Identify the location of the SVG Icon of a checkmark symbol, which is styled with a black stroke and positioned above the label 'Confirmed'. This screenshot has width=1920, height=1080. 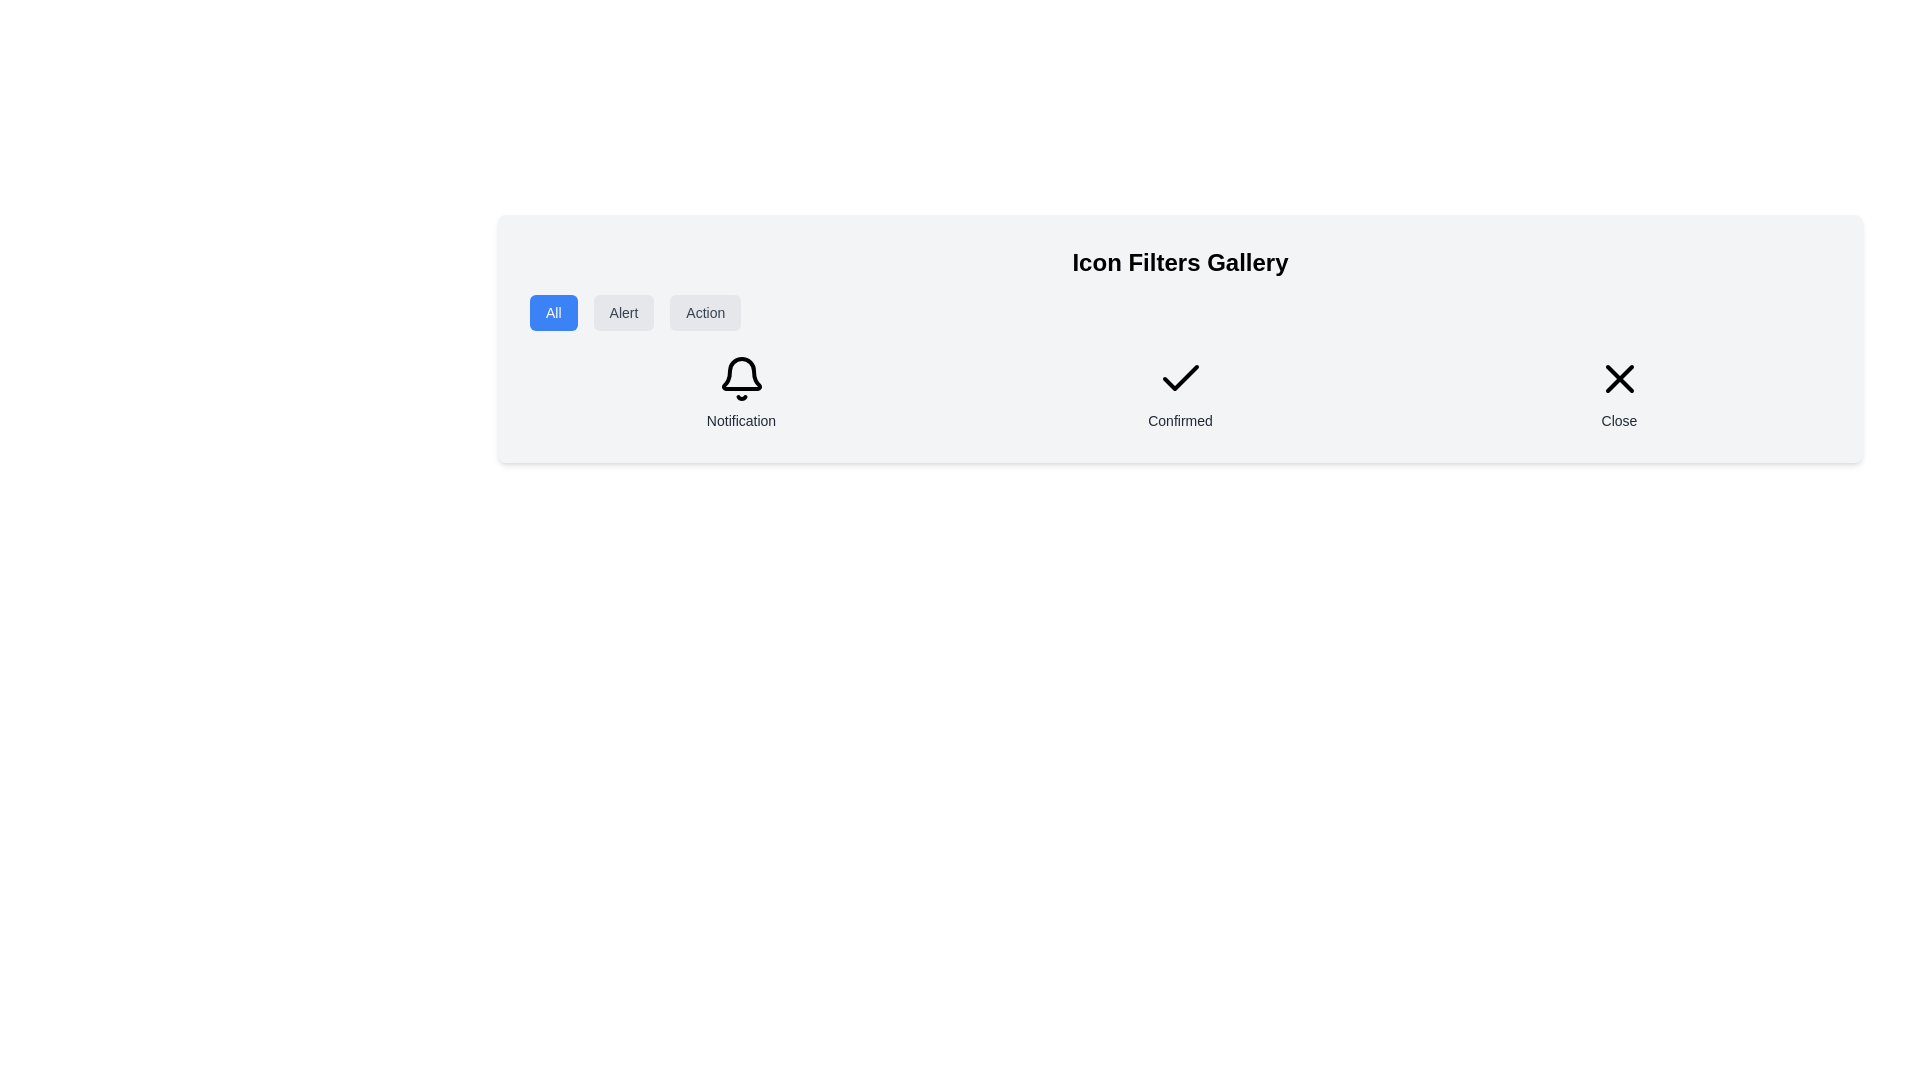
(1180, 378).